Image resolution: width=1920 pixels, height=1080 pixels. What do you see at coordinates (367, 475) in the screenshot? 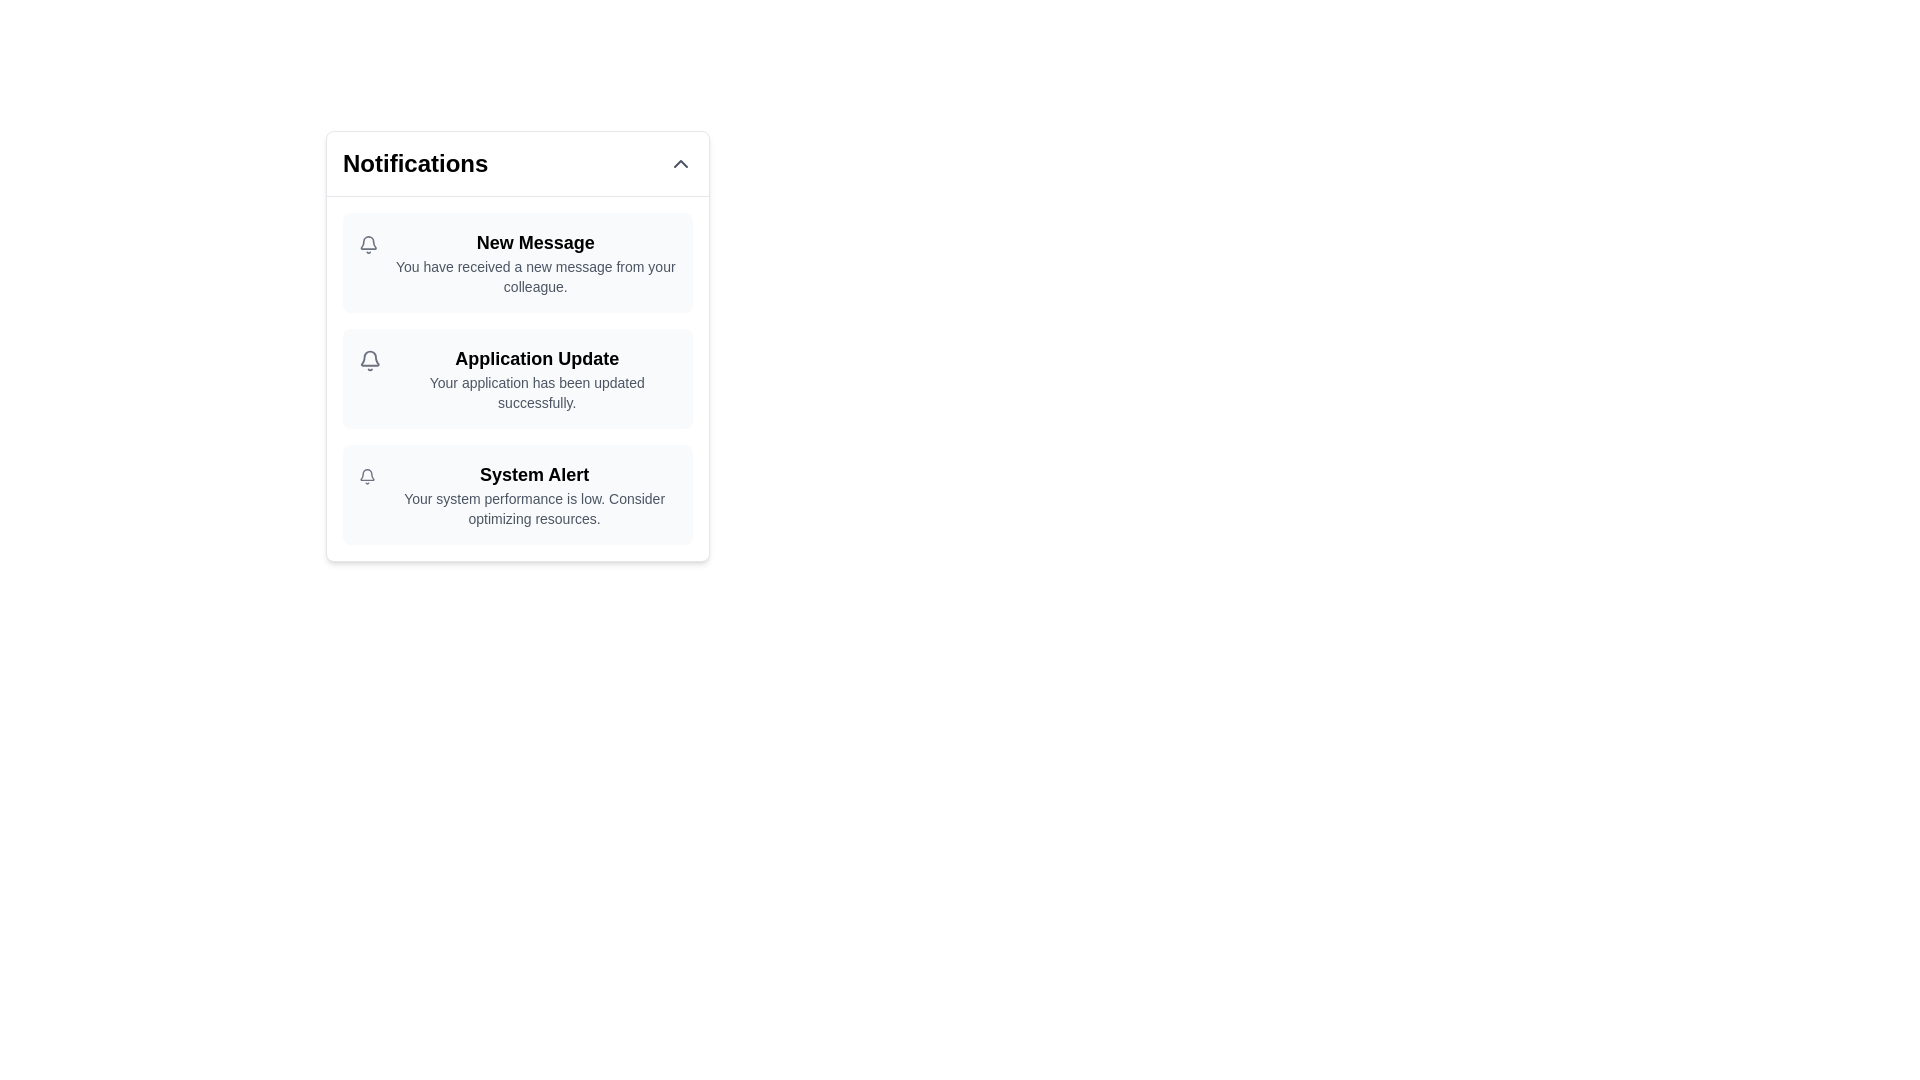
I see `the notification icon with a gray outline, which indicates the presence of new messages in the notification interface` at bounding box center [367, 475].